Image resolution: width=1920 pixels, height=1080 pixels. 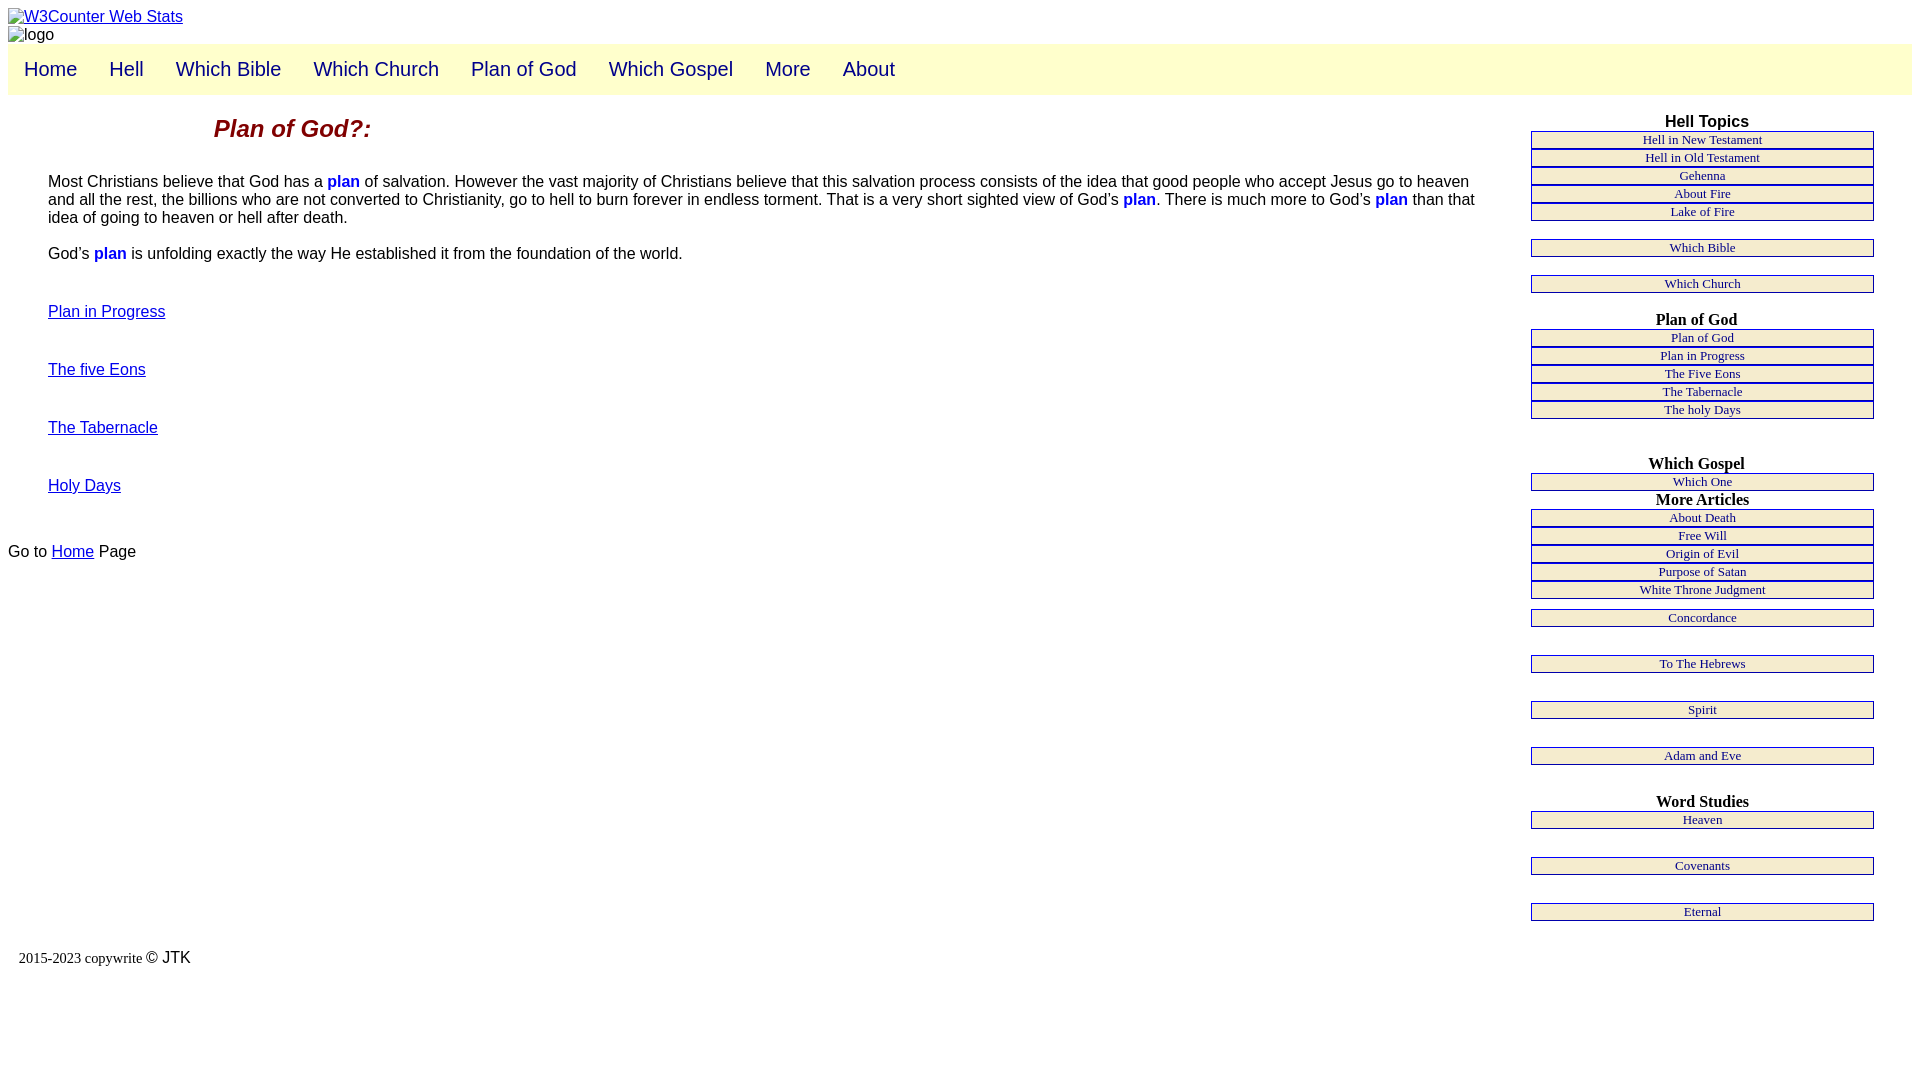 I want to click on 'Heaven', so click(x=1701, y=820).